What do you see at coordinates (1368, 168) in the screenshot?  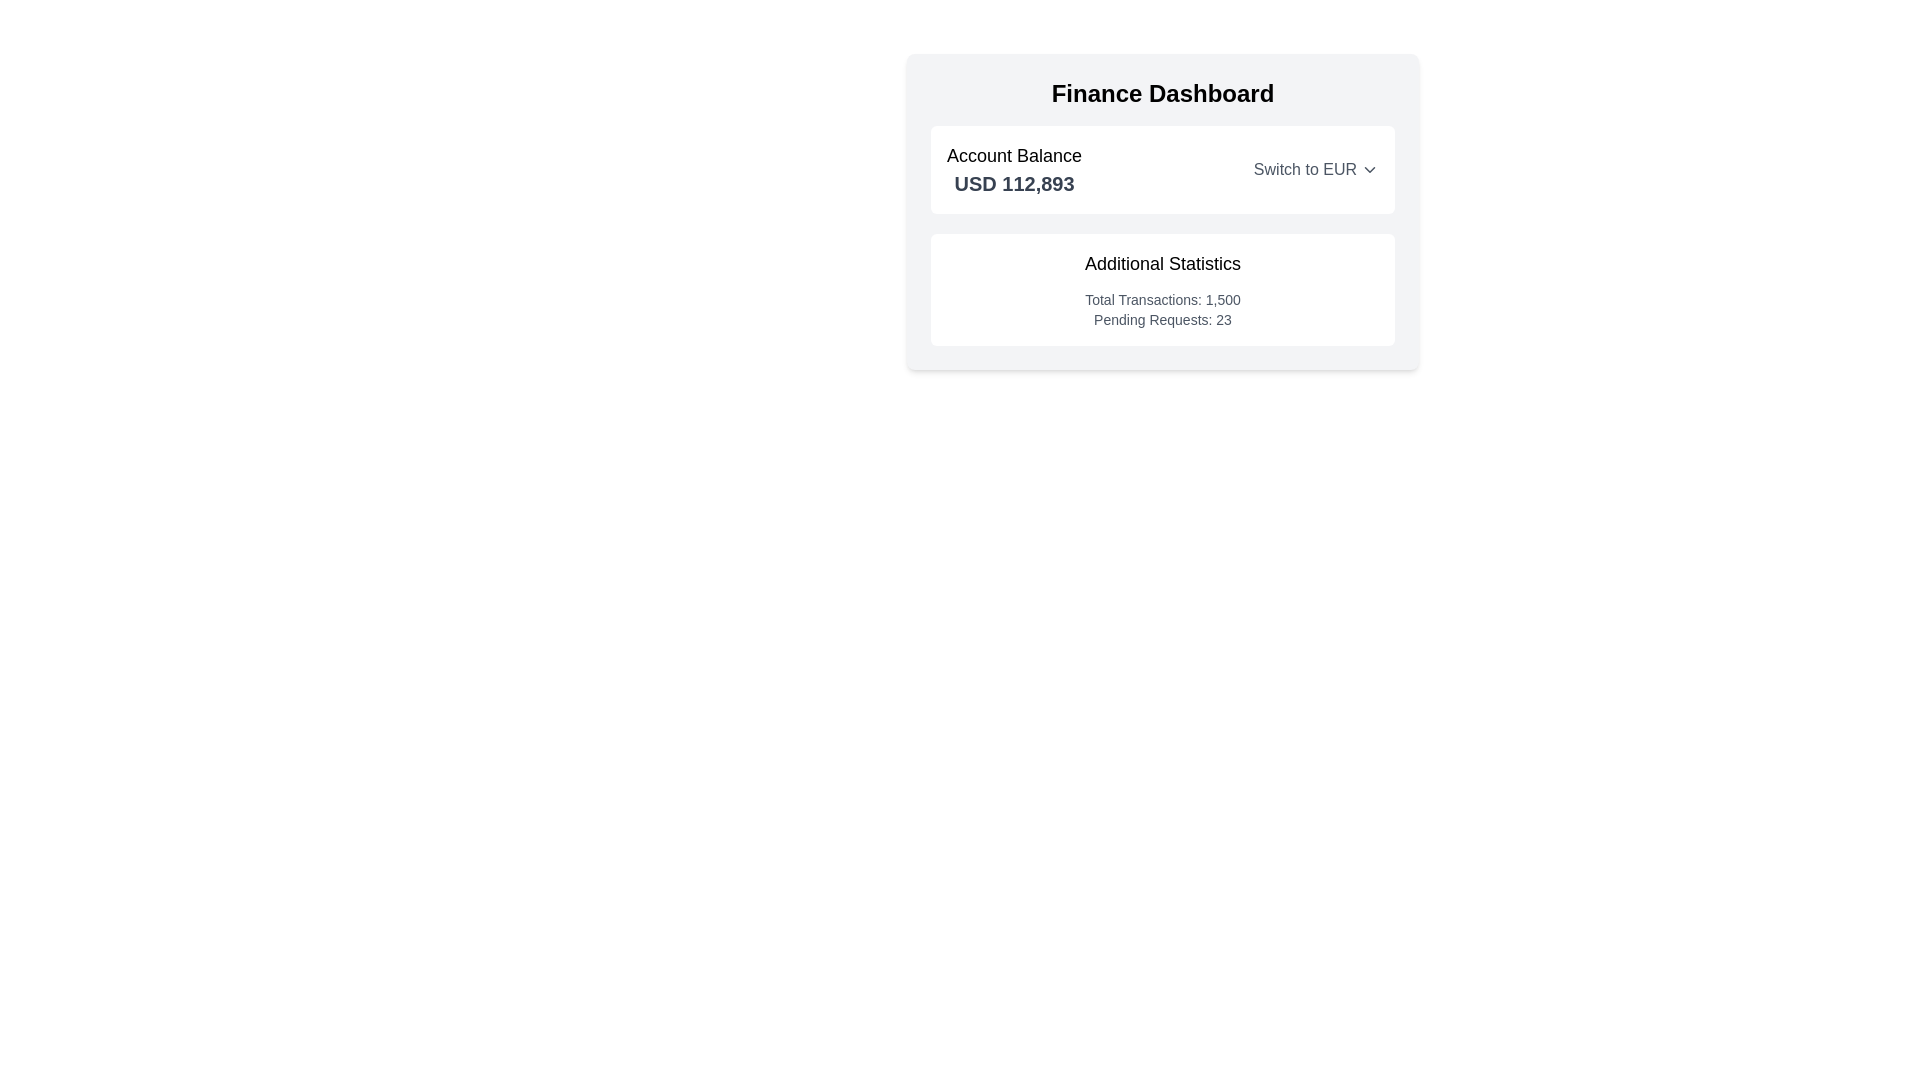 I see `the downward-pointing chevron icon located to the right of the 'Switch to EUR' text to trigger the tooltip or highlight effect` at bounding box center [1368, 168].